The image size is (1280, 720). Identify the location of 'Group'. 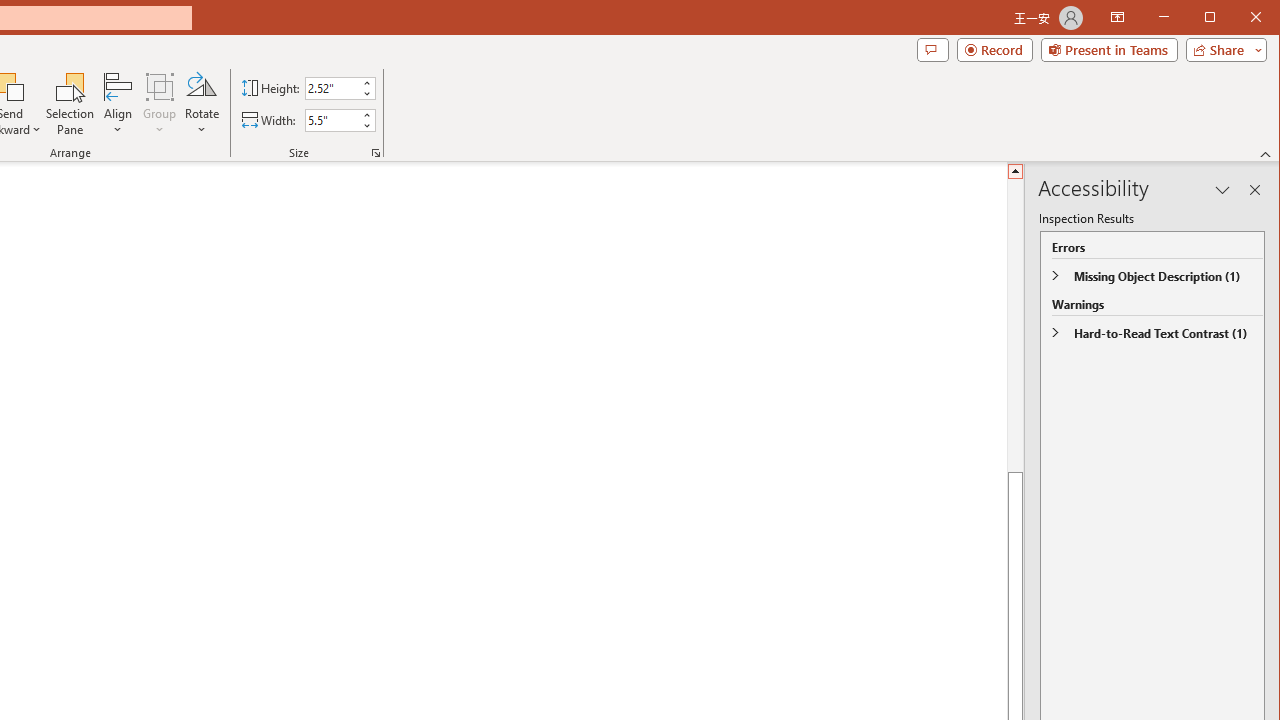
(160, 104).